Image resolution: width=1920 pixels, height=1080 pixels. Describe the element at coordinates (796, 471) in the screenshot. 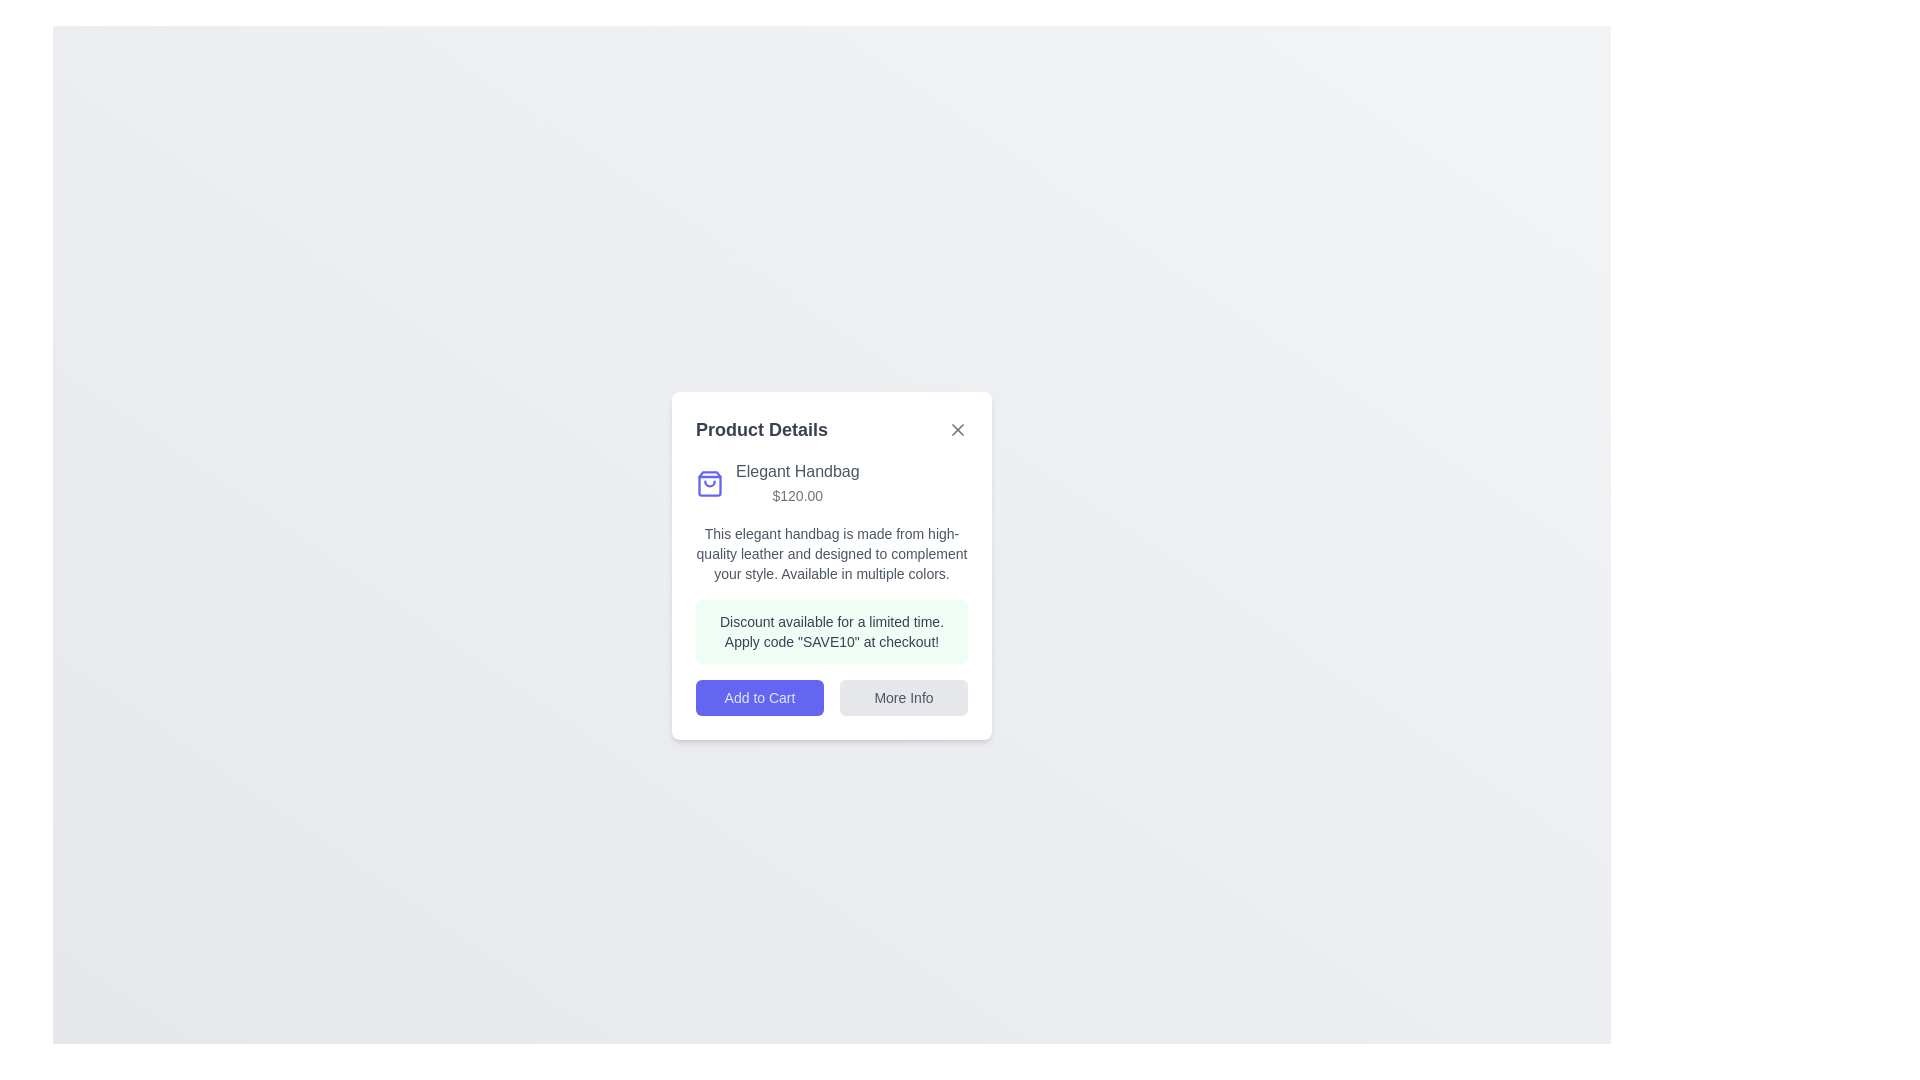

I see `the text label displaying 'Elegant Handbag', which is prominently located at the top of the details section, above the price '$120.00'` at that location.